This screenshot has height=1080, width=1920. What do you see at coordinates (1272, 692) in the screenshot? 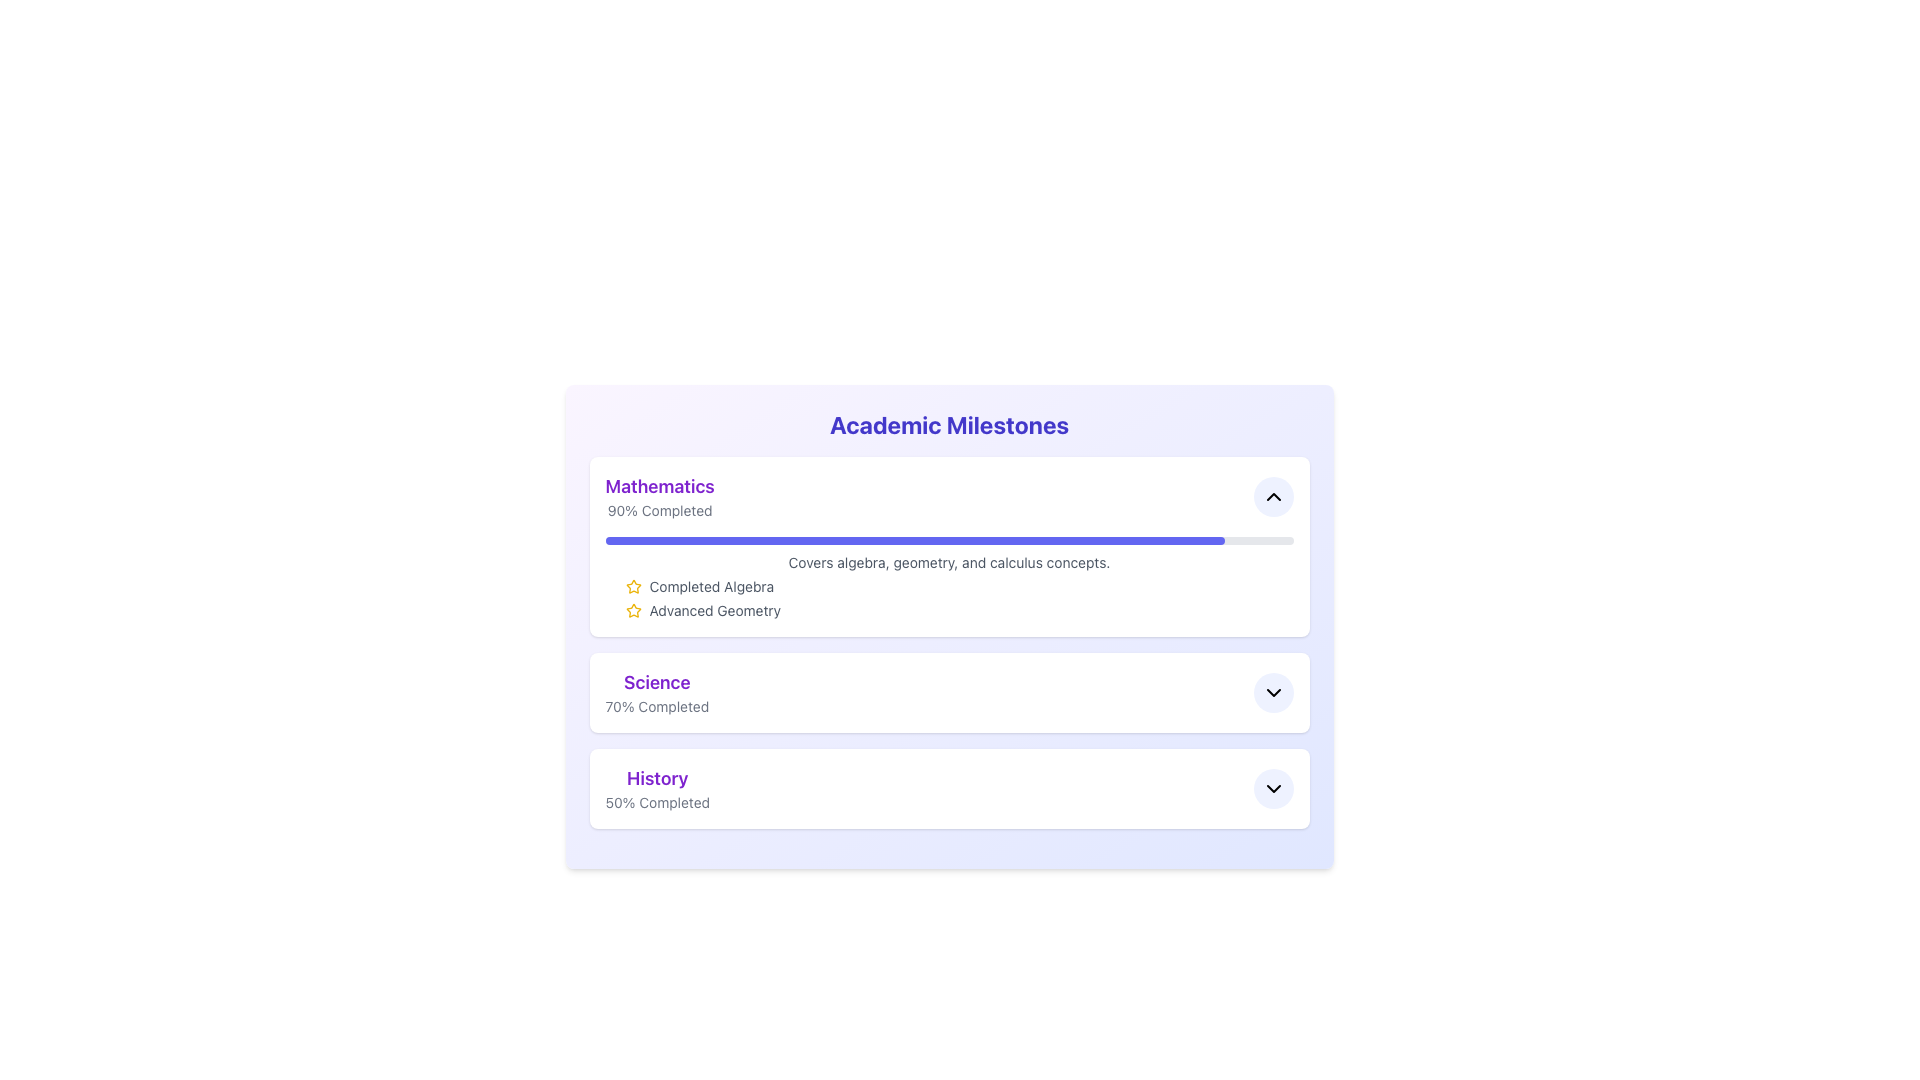
I see `the Chevron Down SVG Icon located on the right side of the 'Science' milestone section in the 'Academic Milestones' interface` at bounding box center [1272, 692].